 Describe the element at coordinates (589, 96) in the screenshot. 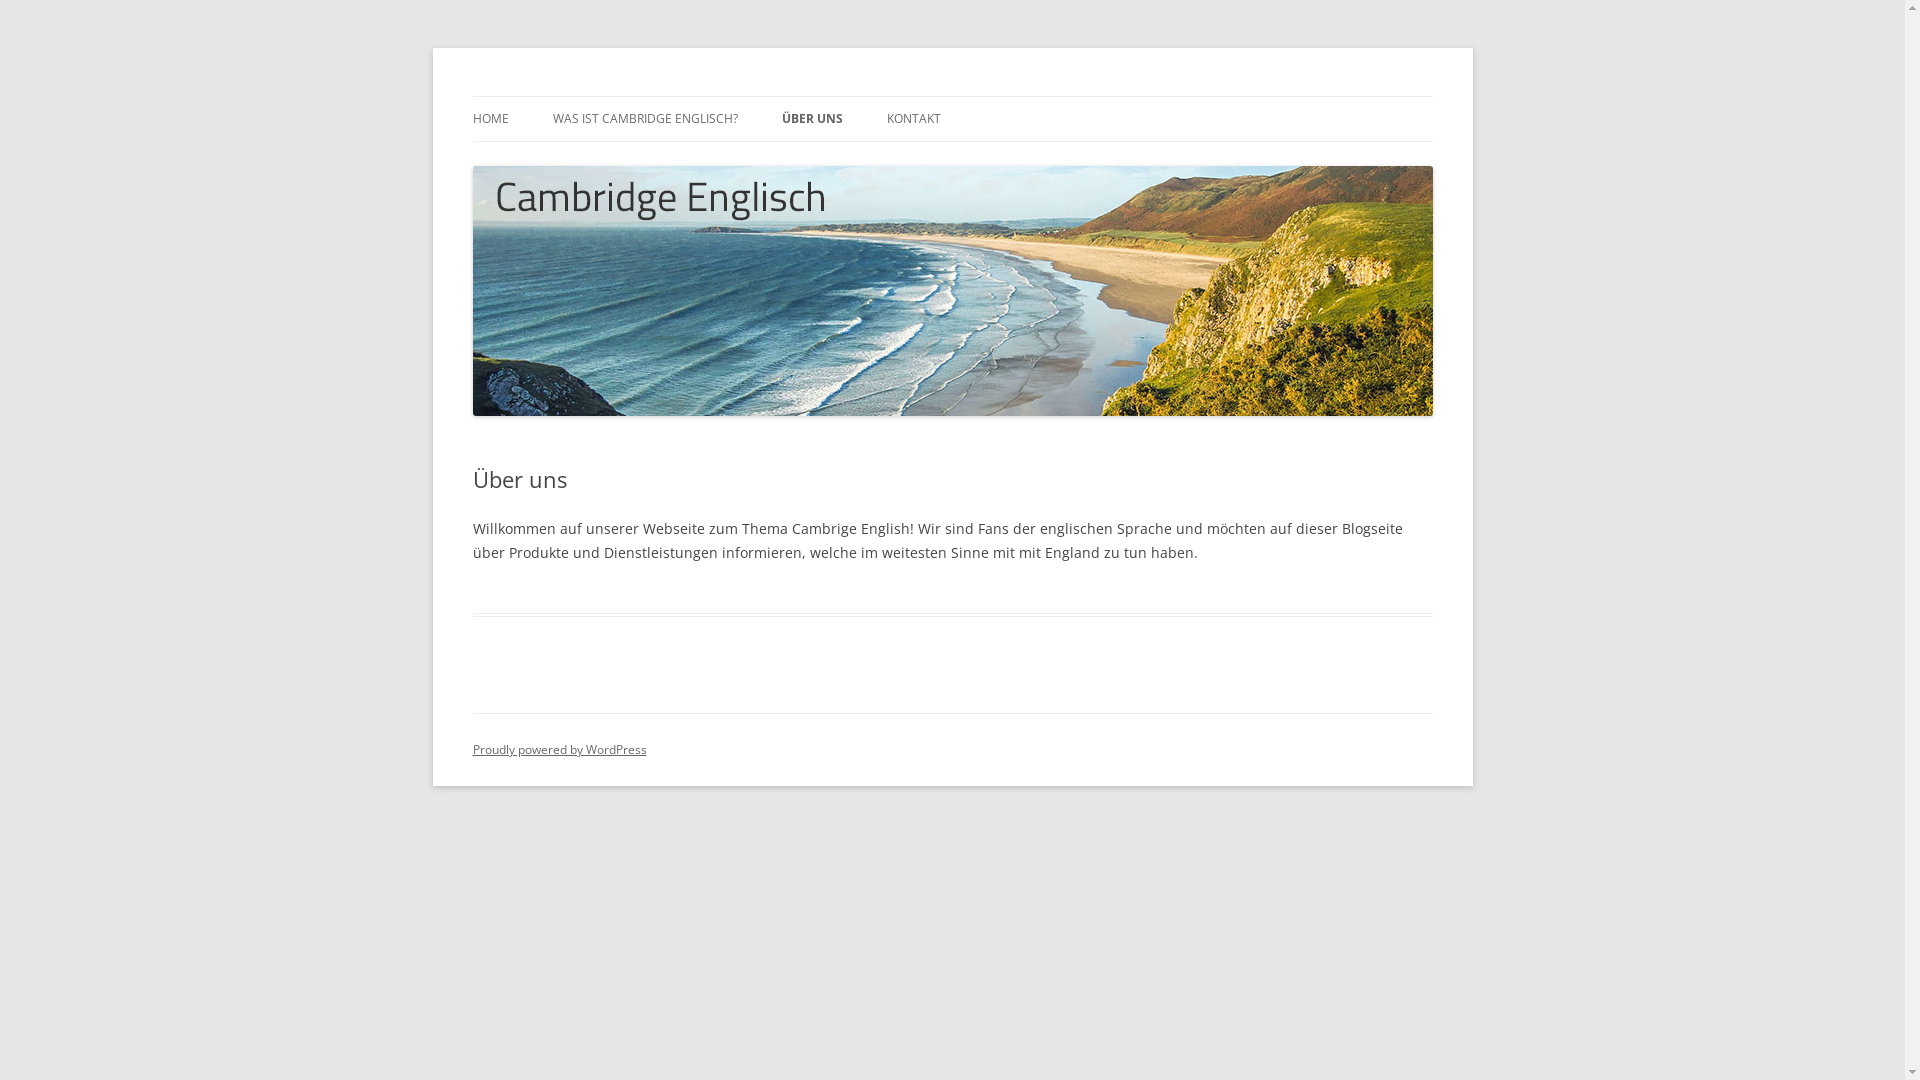

I see `'cambridge english'` at that location.